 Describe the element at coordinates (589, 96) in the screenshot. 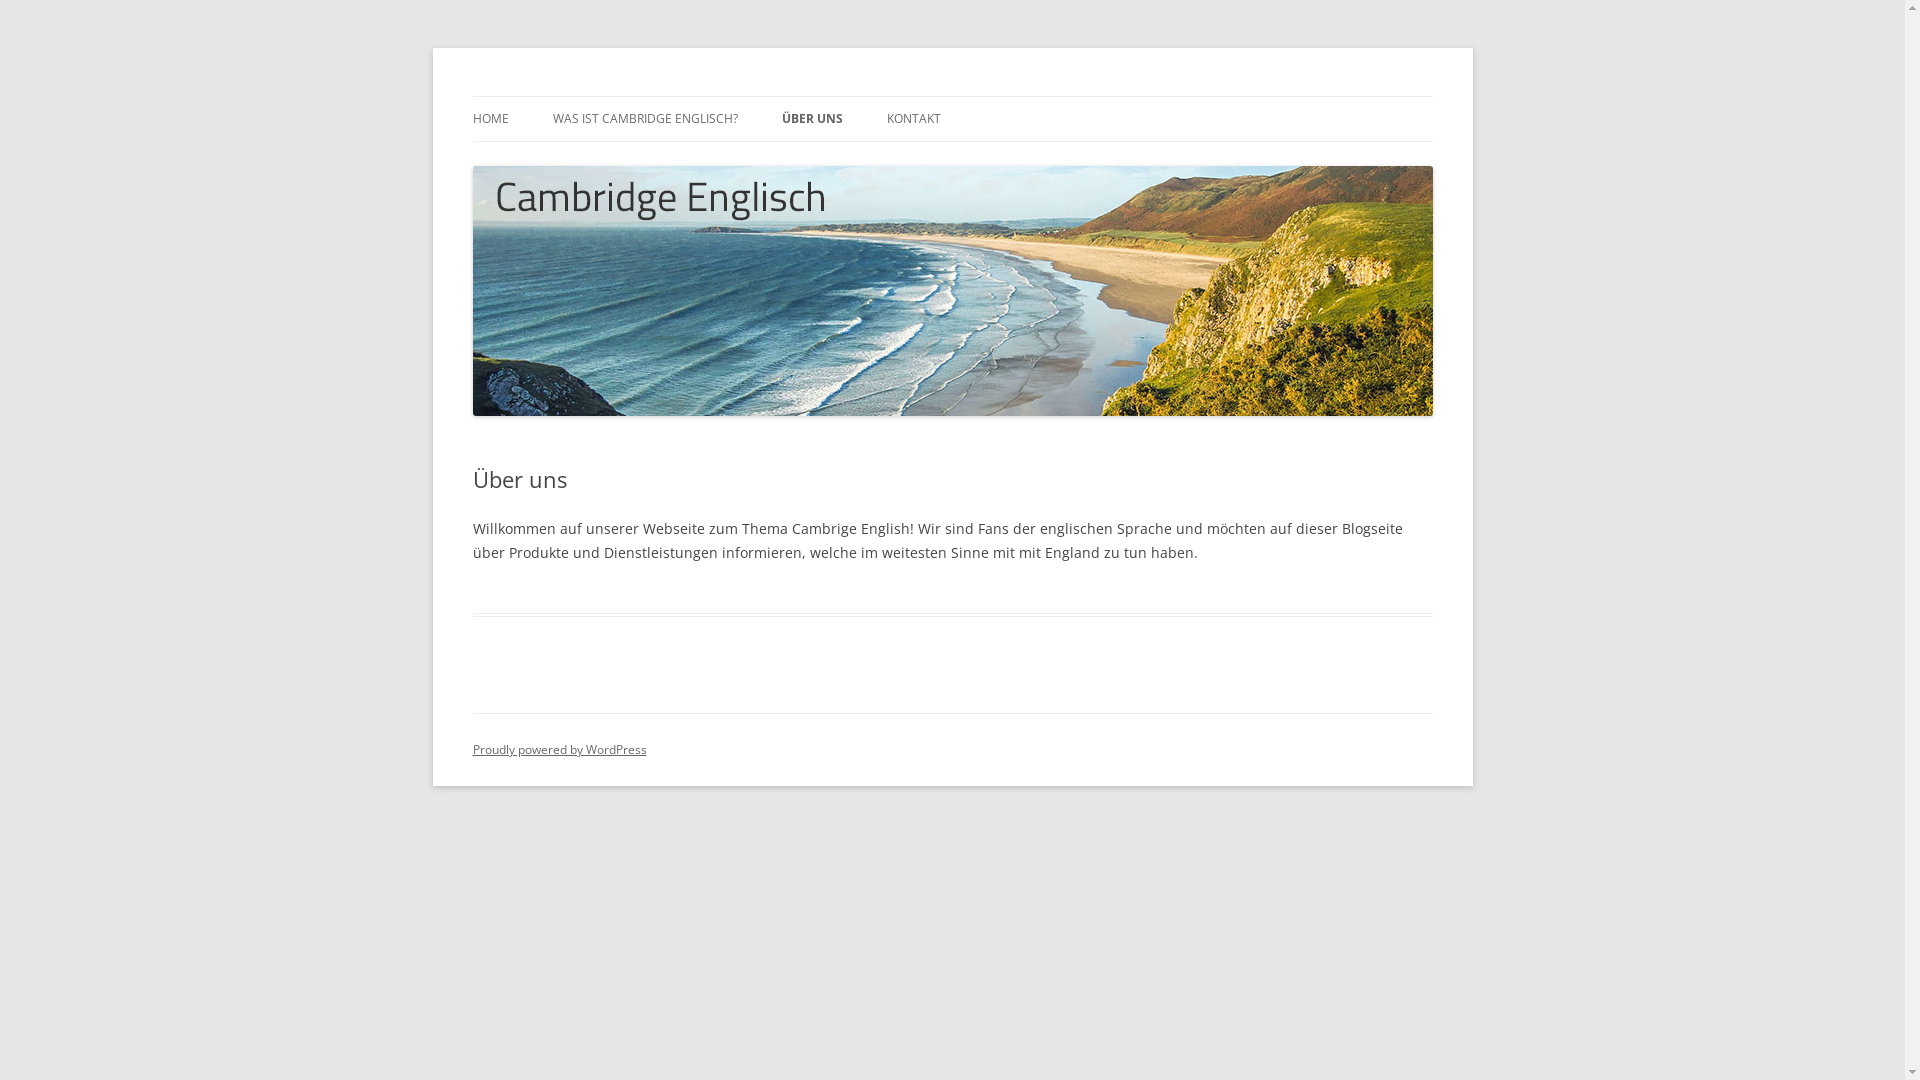

I see `'cambridge english'` at that location.